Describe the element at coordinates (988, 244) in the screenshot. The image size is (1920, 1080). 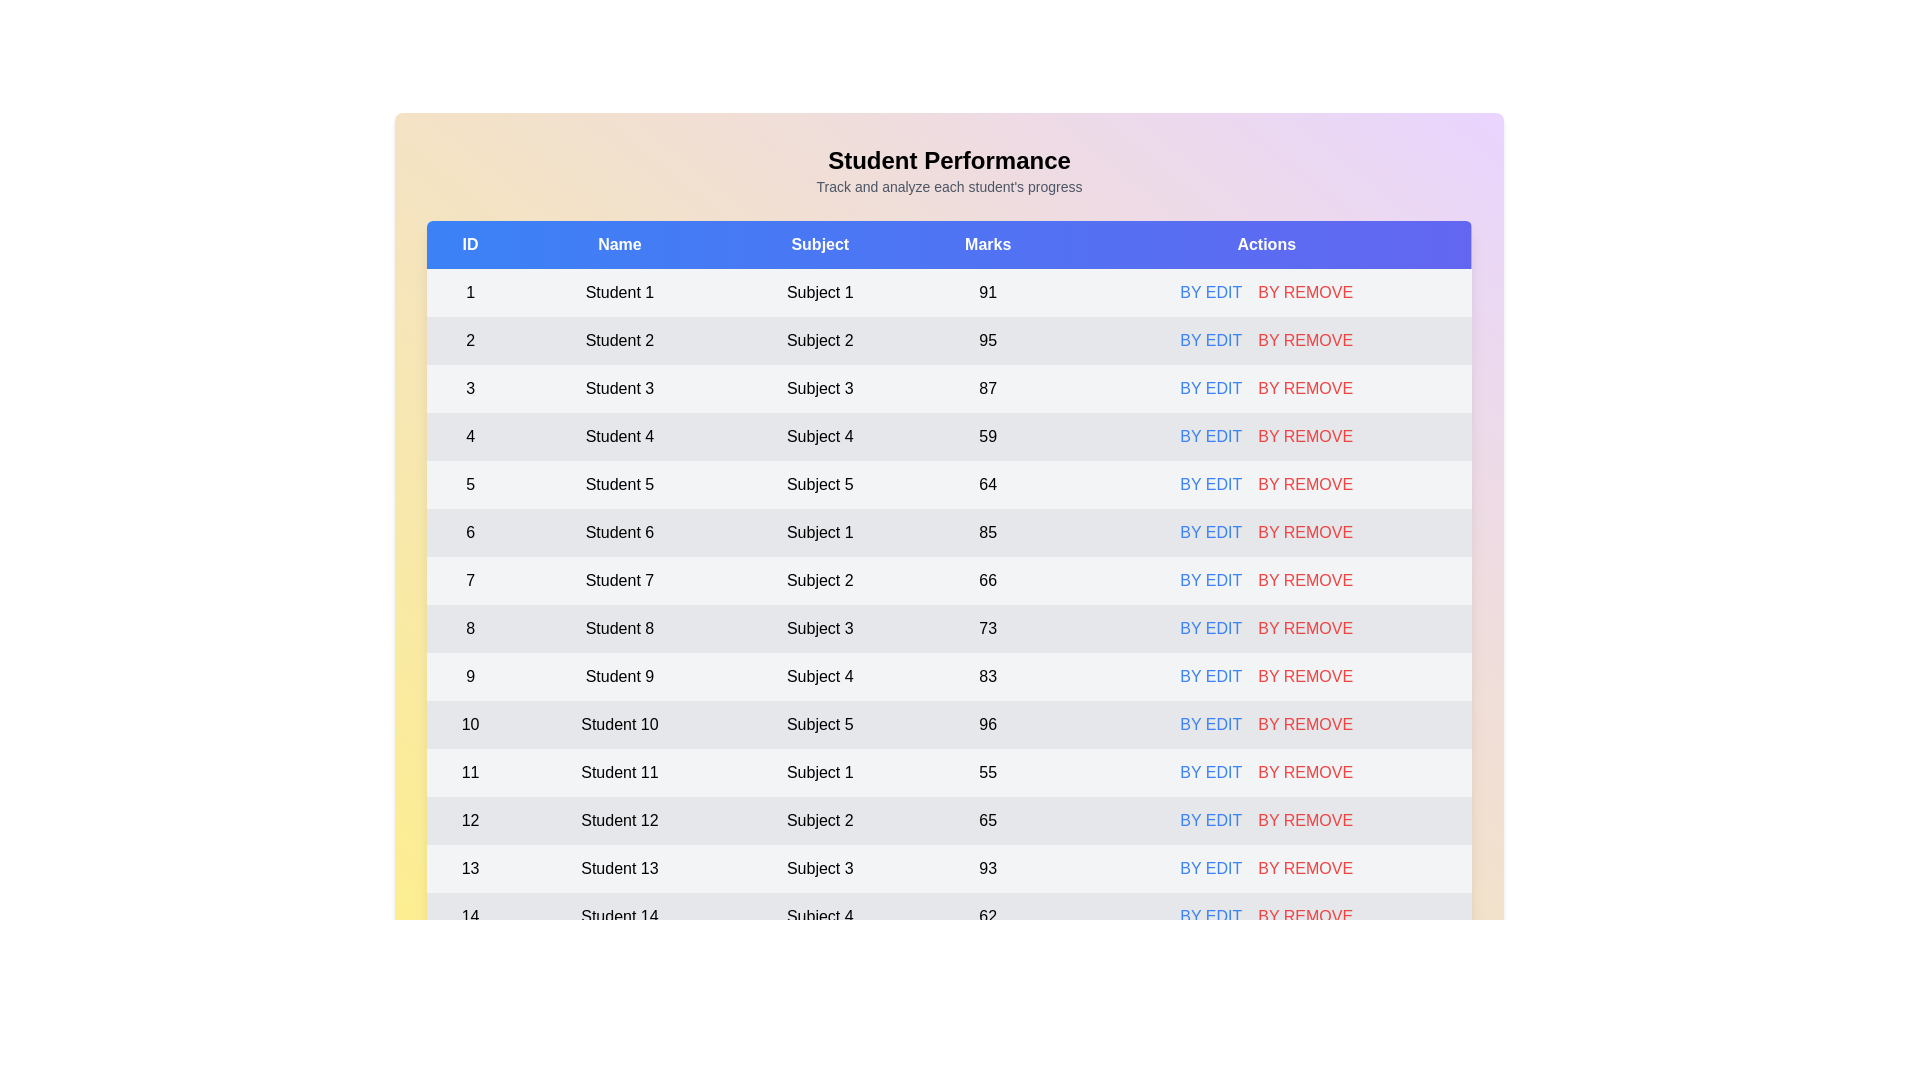
I see `the table header to sort by Marks` at that location.